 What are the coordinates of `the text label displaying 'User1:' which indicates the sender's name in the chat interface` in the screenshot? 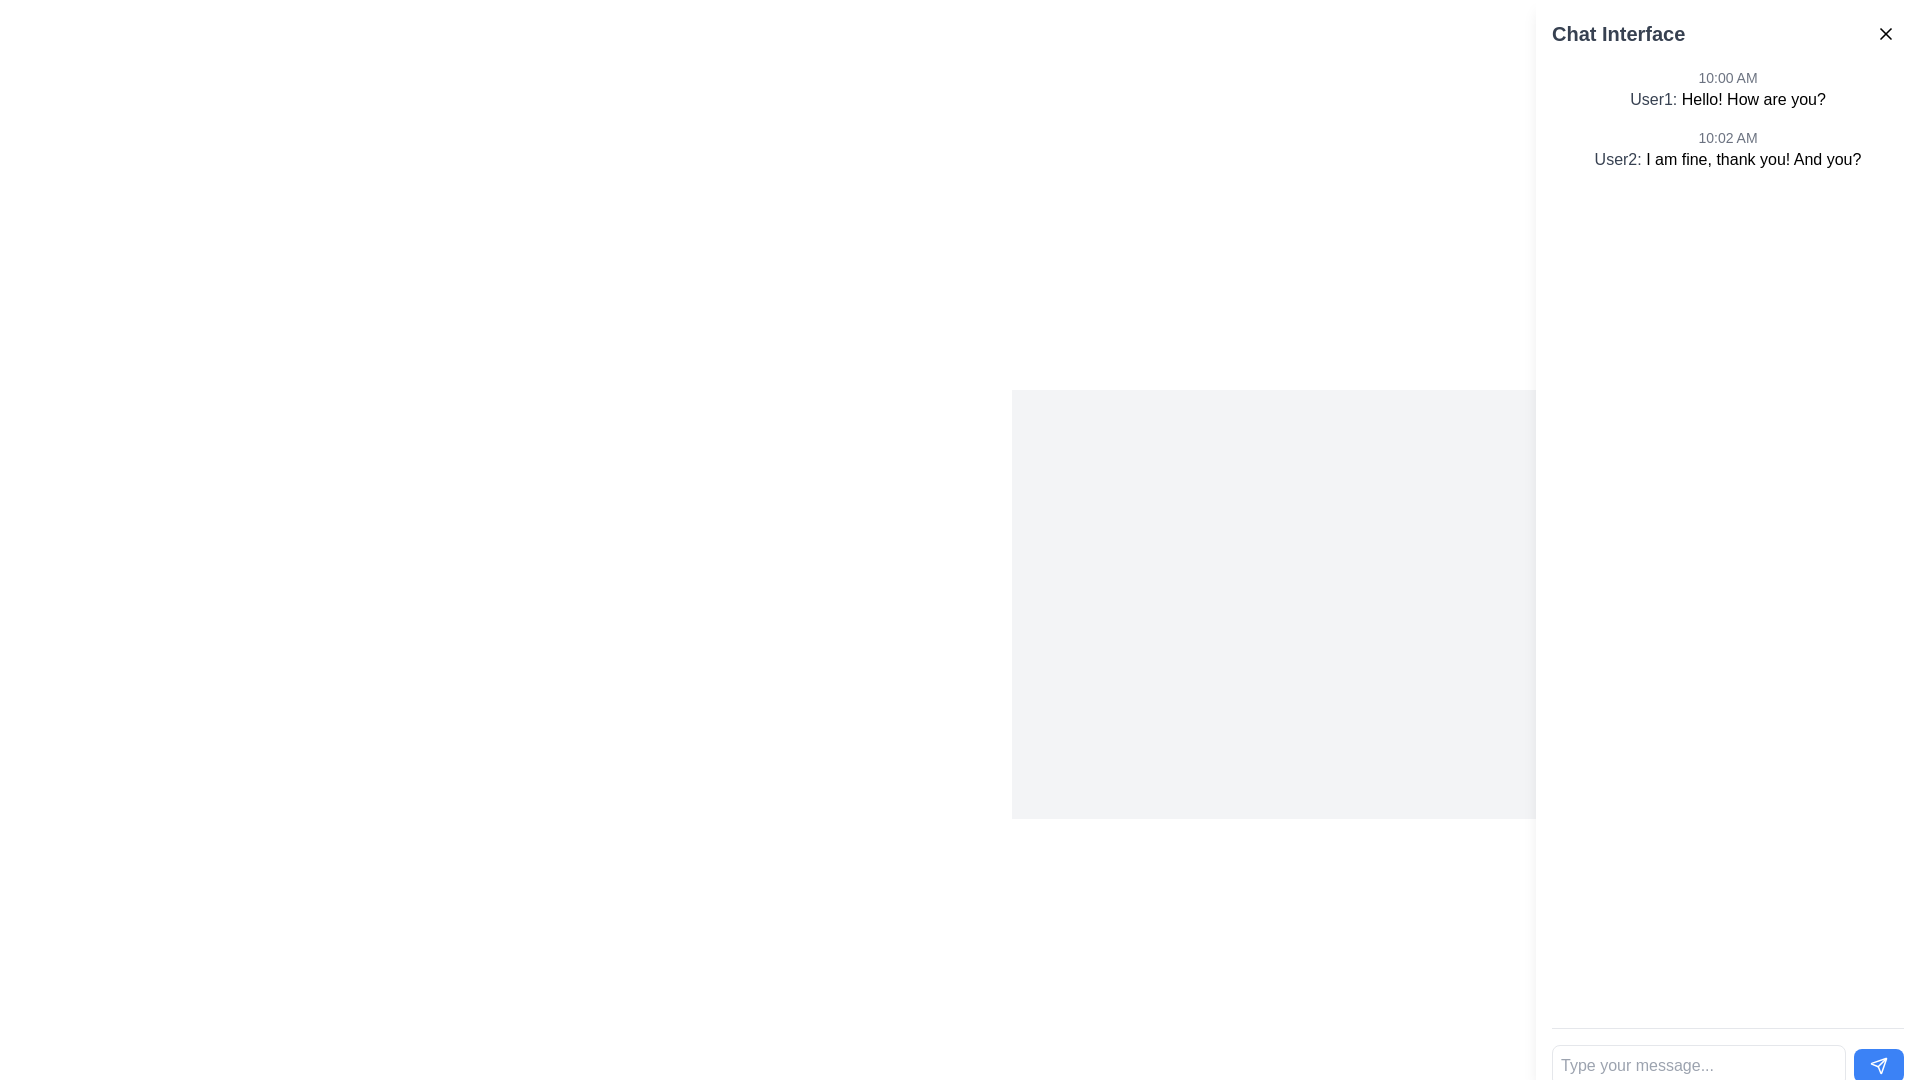 It's located at (1656, 99).